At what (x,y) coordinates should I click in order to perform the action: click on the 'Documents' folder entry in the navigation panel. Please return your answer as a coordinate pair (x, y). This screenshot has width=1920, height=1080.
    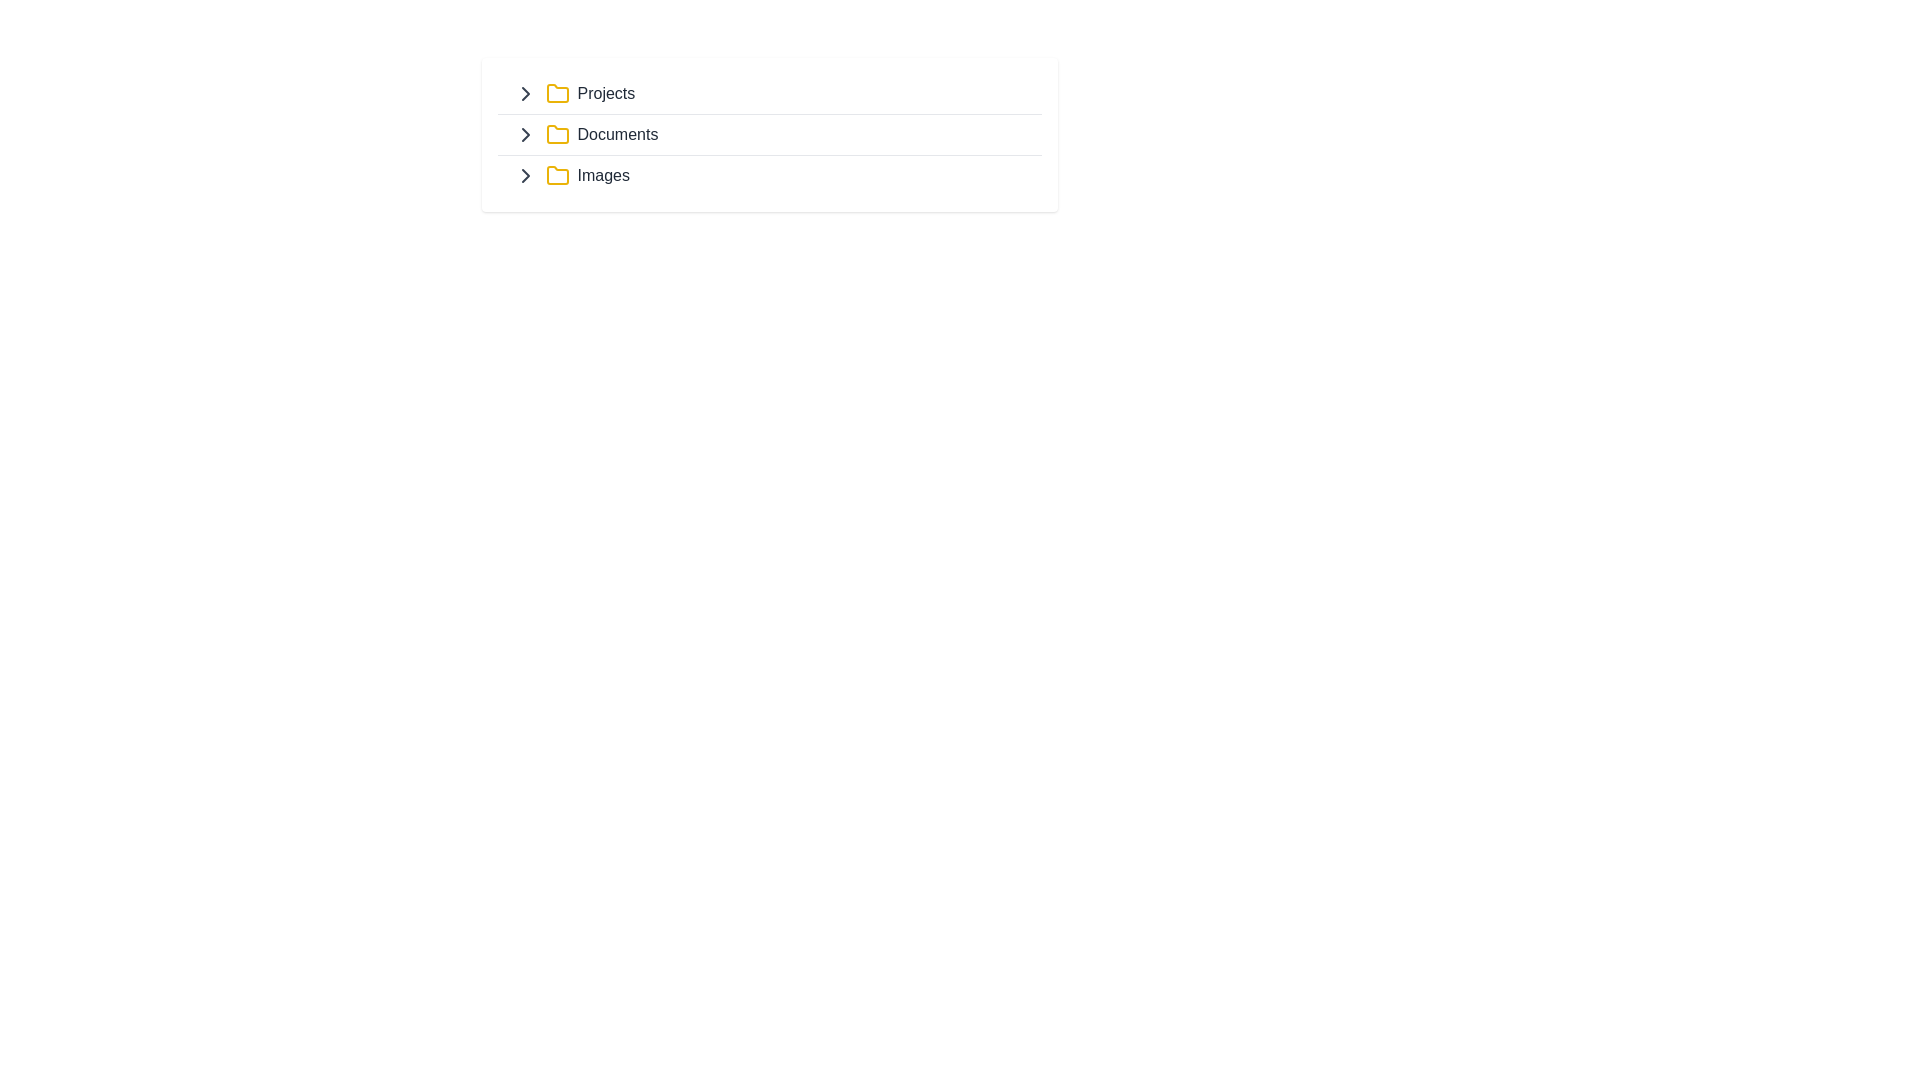
    Looking at the image, I should click on (768, 135).